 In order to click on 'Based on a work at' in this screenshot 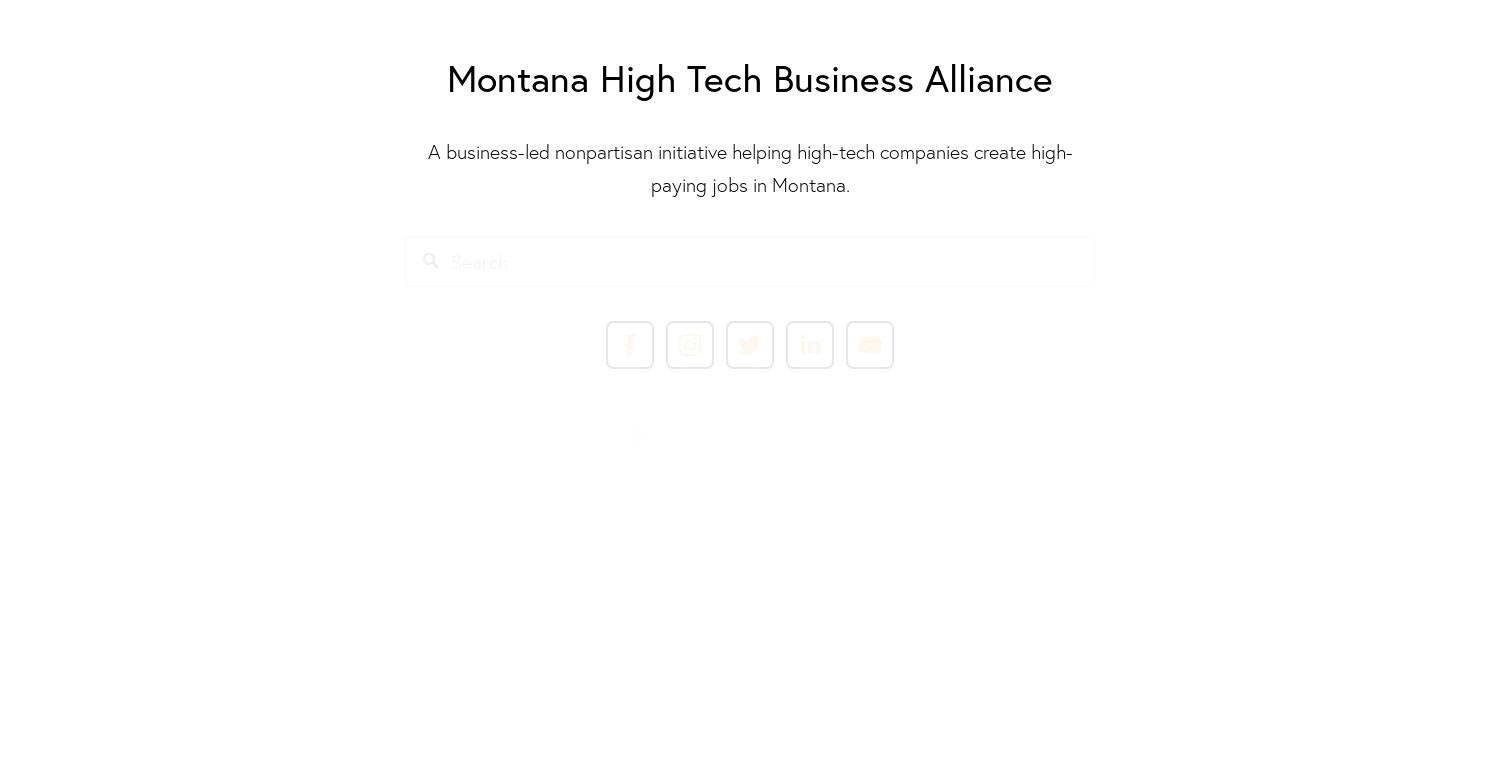, I will do `click(547, 543)`.